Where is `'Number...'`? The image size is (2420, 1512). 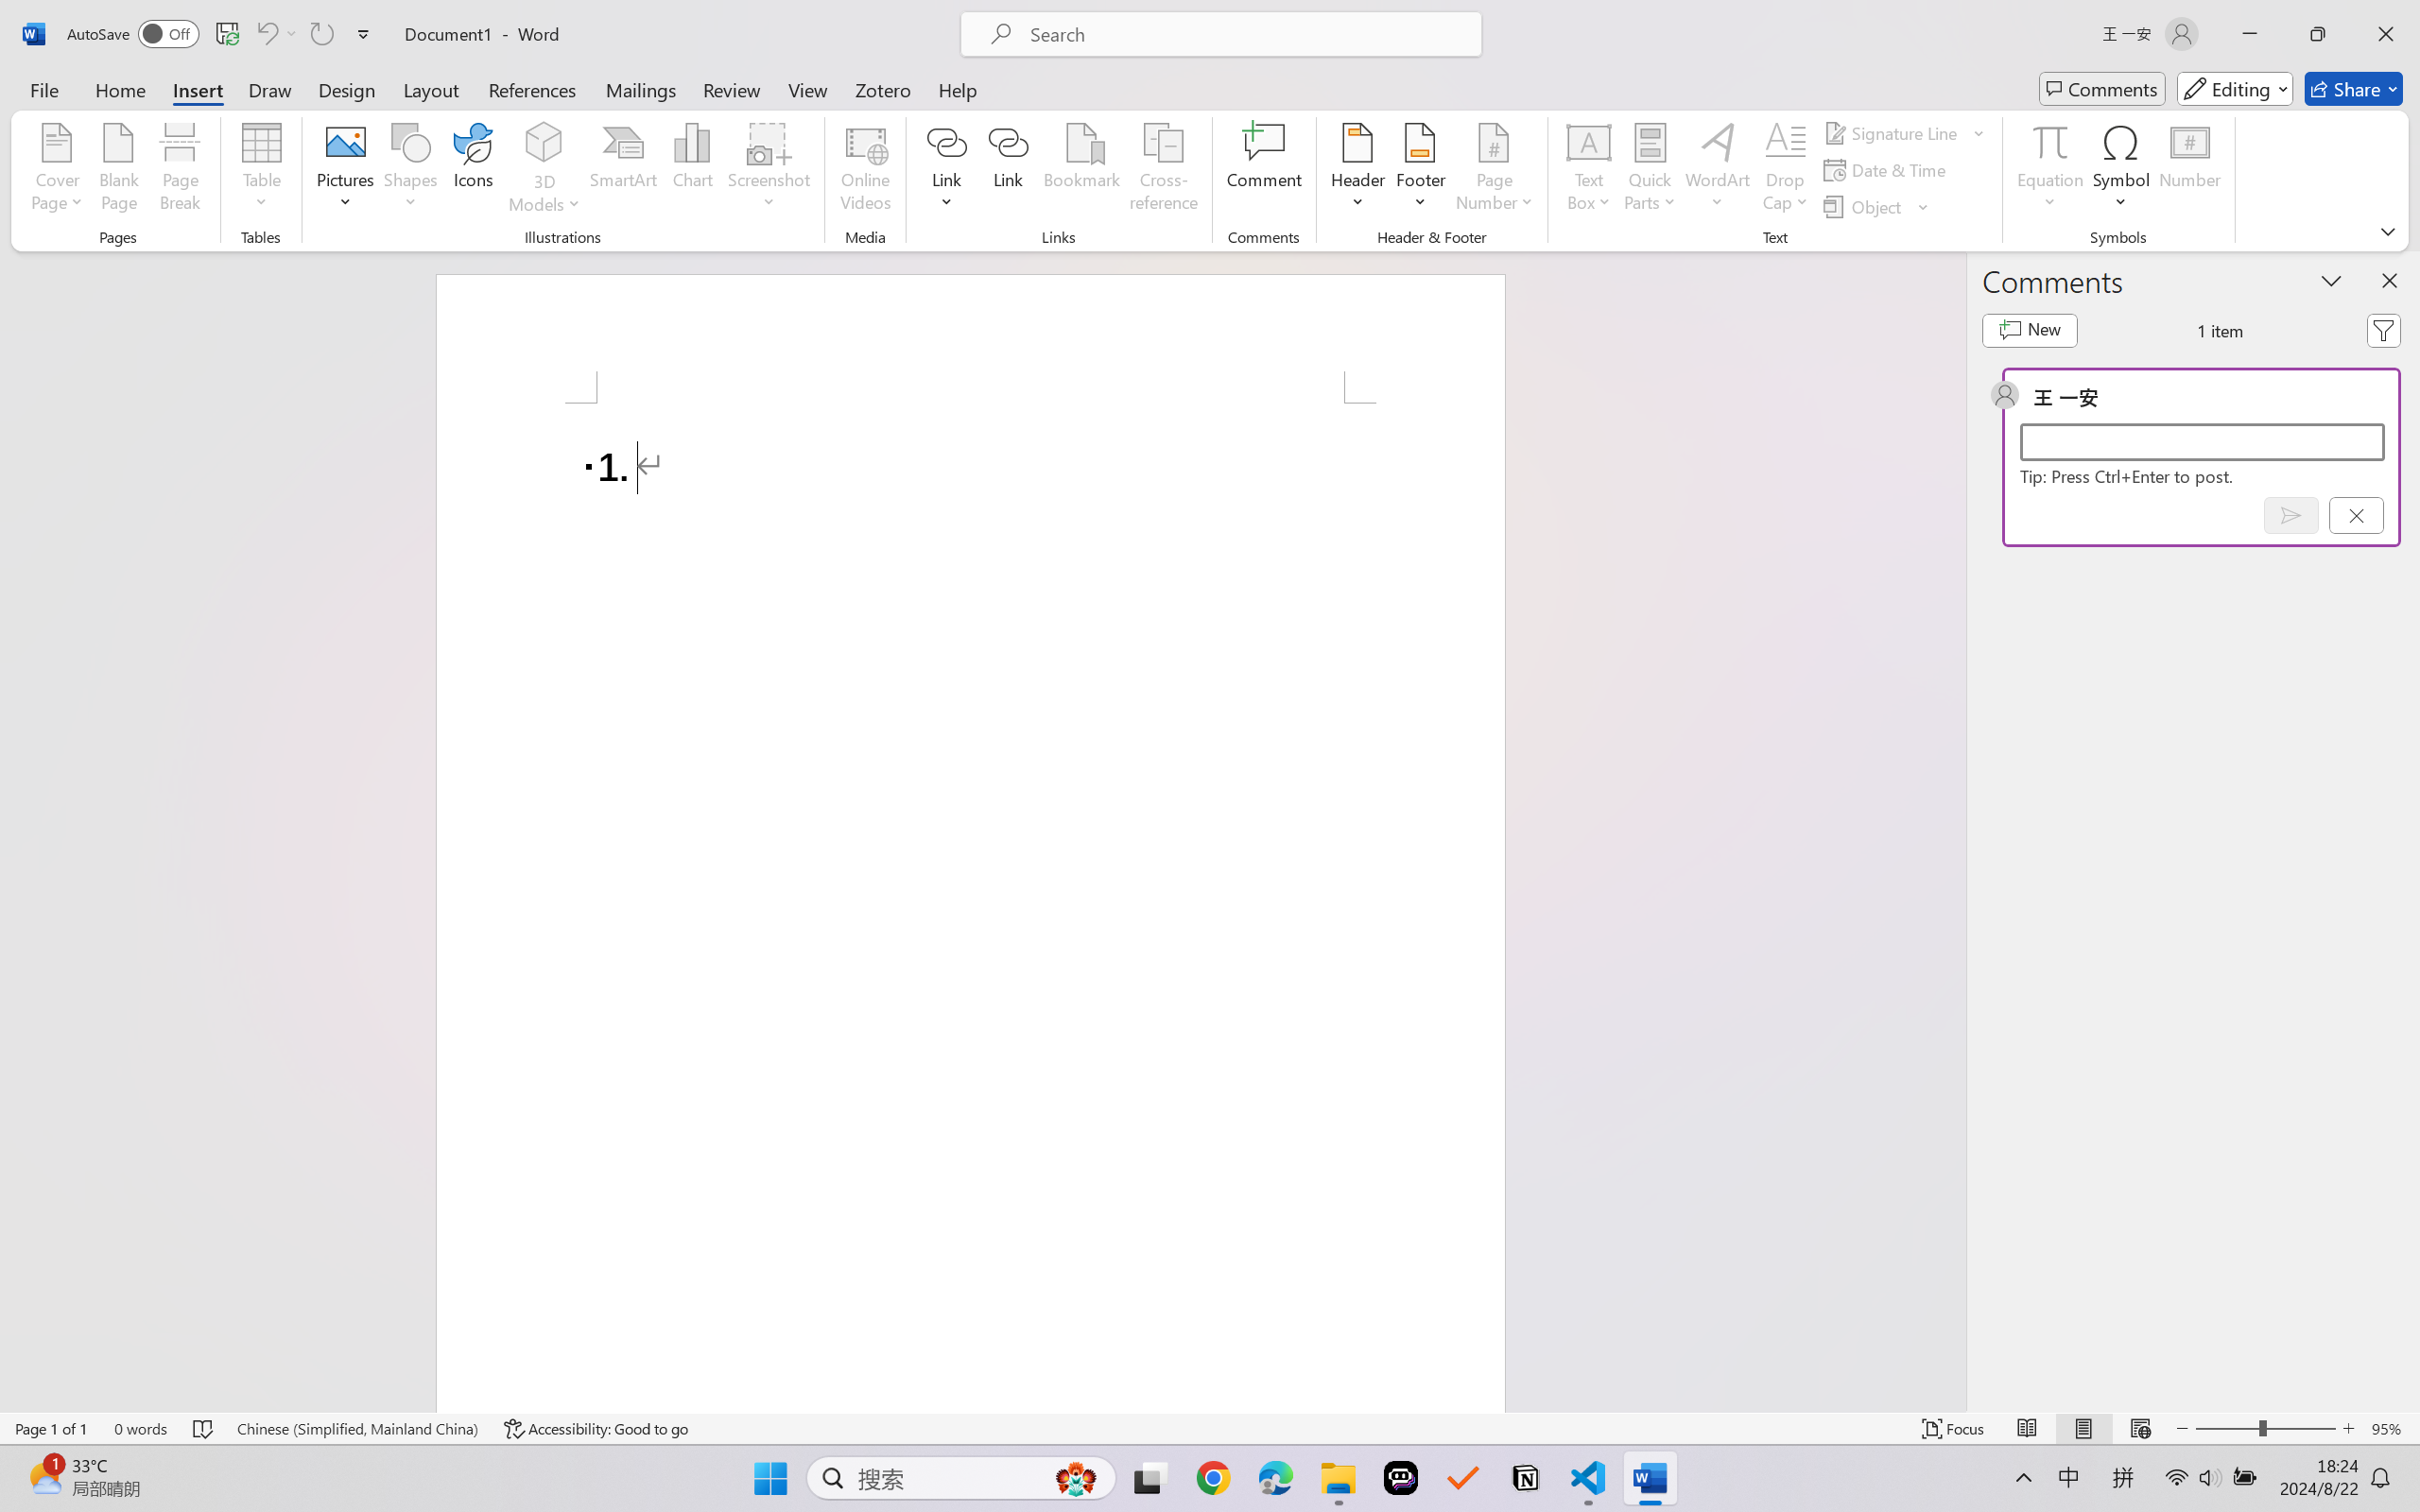
'Number...' is located at coordinates (2188, 170).